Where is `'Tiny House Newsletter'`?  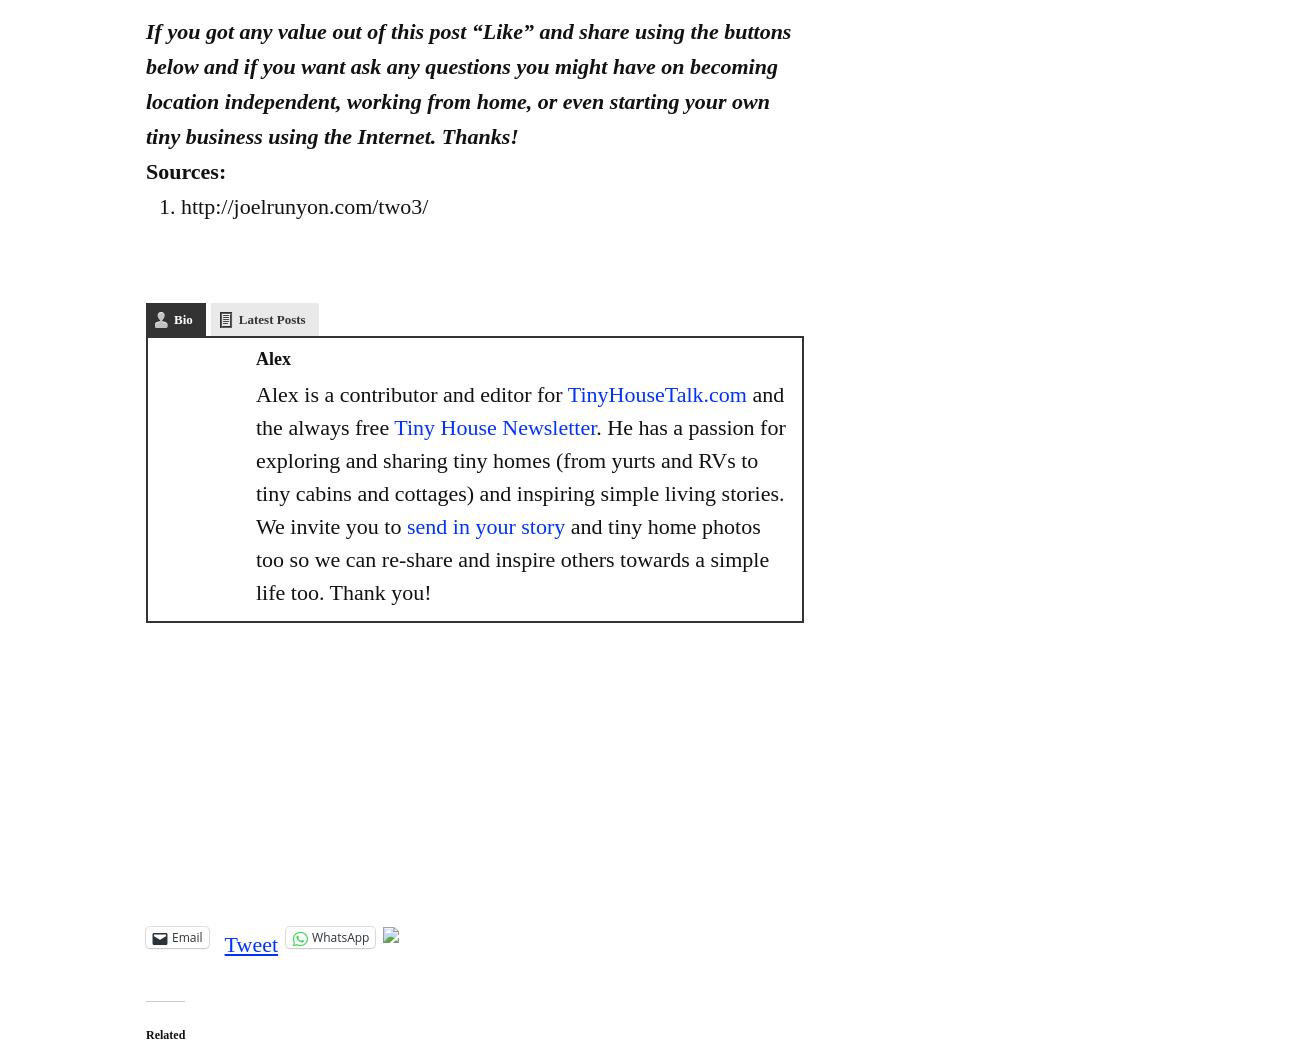 'Tiny House Newsletter' is located at coordinates (495, 426).